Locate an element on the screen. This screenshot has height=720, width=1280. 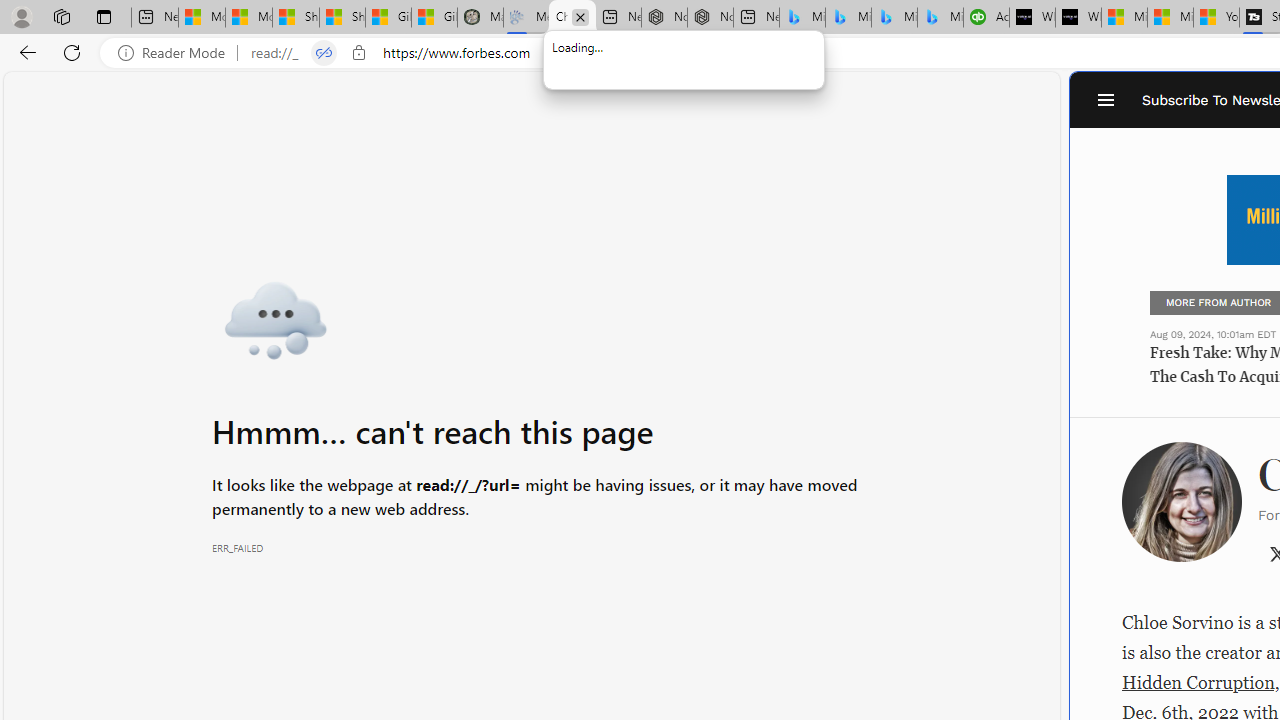
'Microsoft Bing Travel - Stays in Bangkok, Bangkok, Thailand' is located at coordinates (848, 17).